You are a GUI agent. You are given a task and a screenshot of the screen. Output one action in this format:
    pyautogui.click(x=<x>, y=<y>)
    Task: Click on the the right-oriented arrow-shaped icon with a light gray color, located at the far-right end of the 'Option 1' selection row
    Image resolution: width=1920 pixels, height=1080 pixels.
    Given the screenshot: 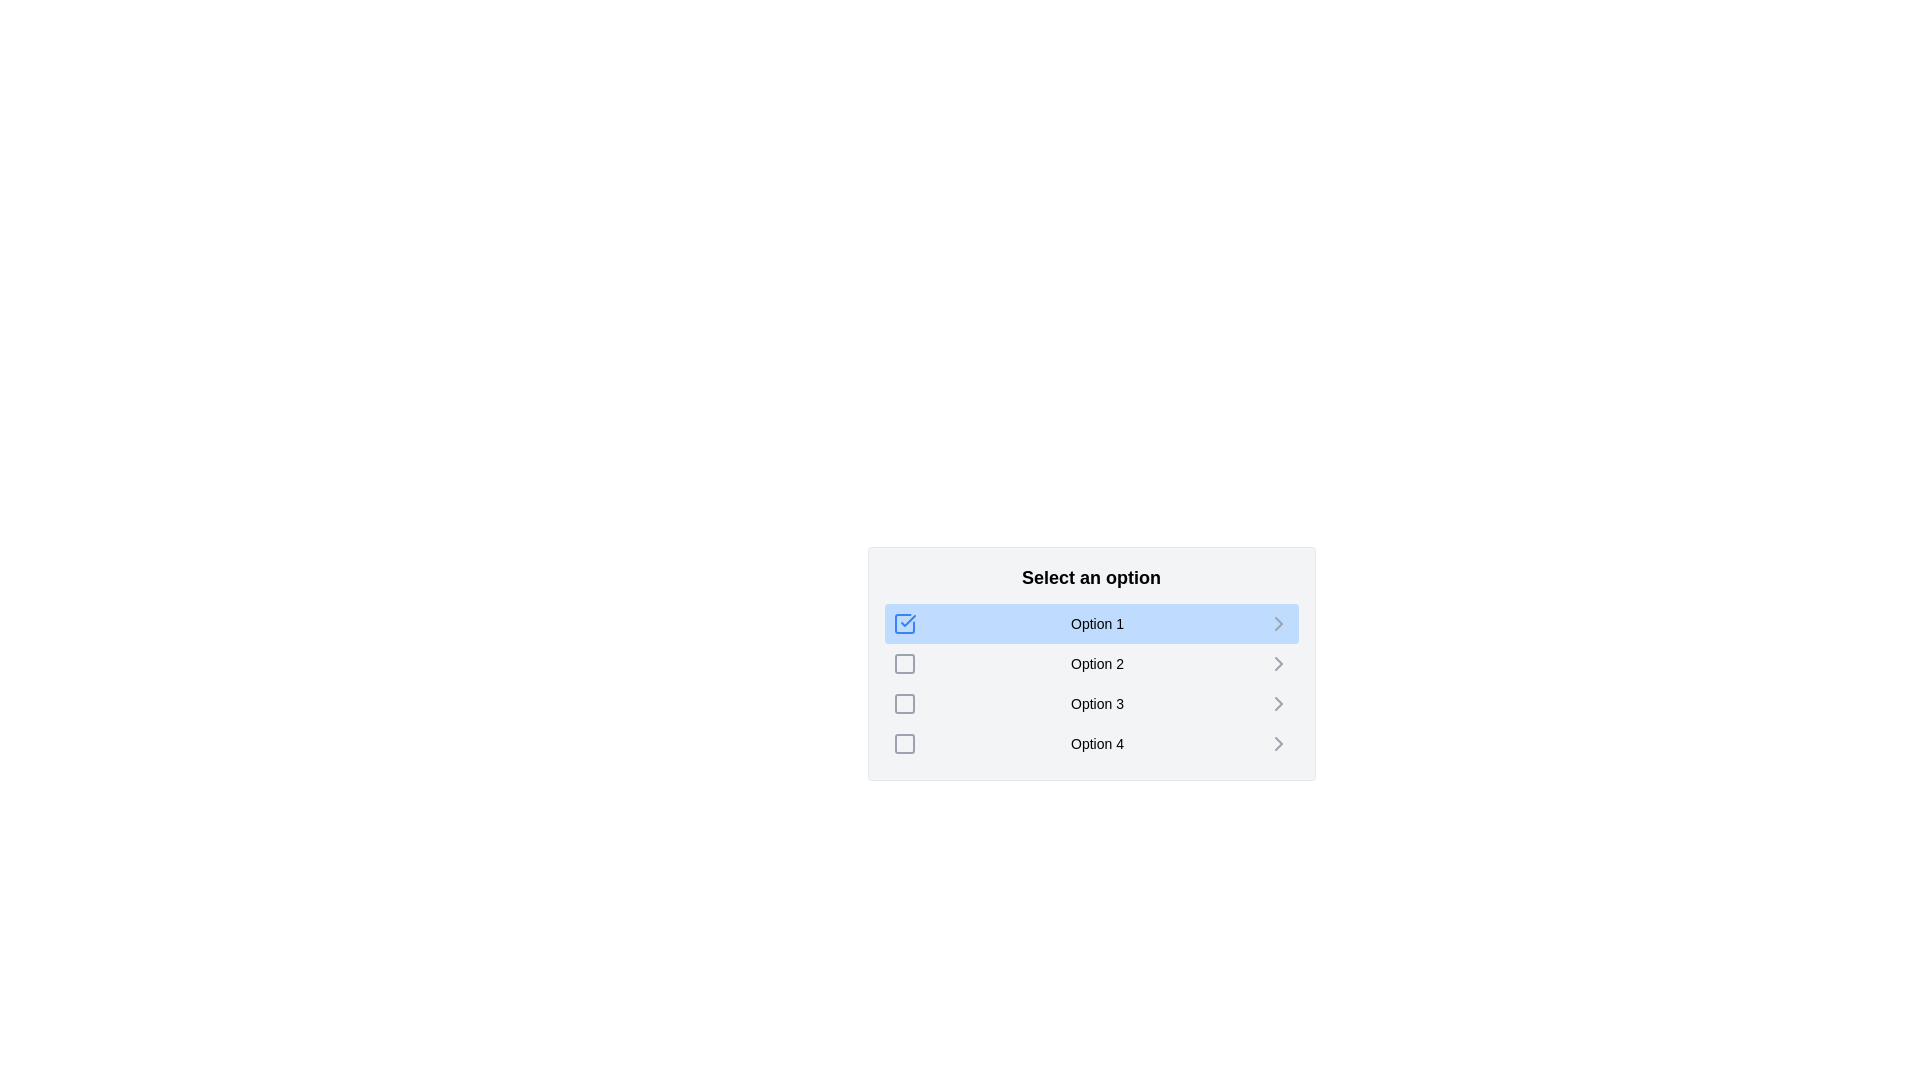 What is the action you would take?
    pyautogui.click(x=1277, y=623)
    